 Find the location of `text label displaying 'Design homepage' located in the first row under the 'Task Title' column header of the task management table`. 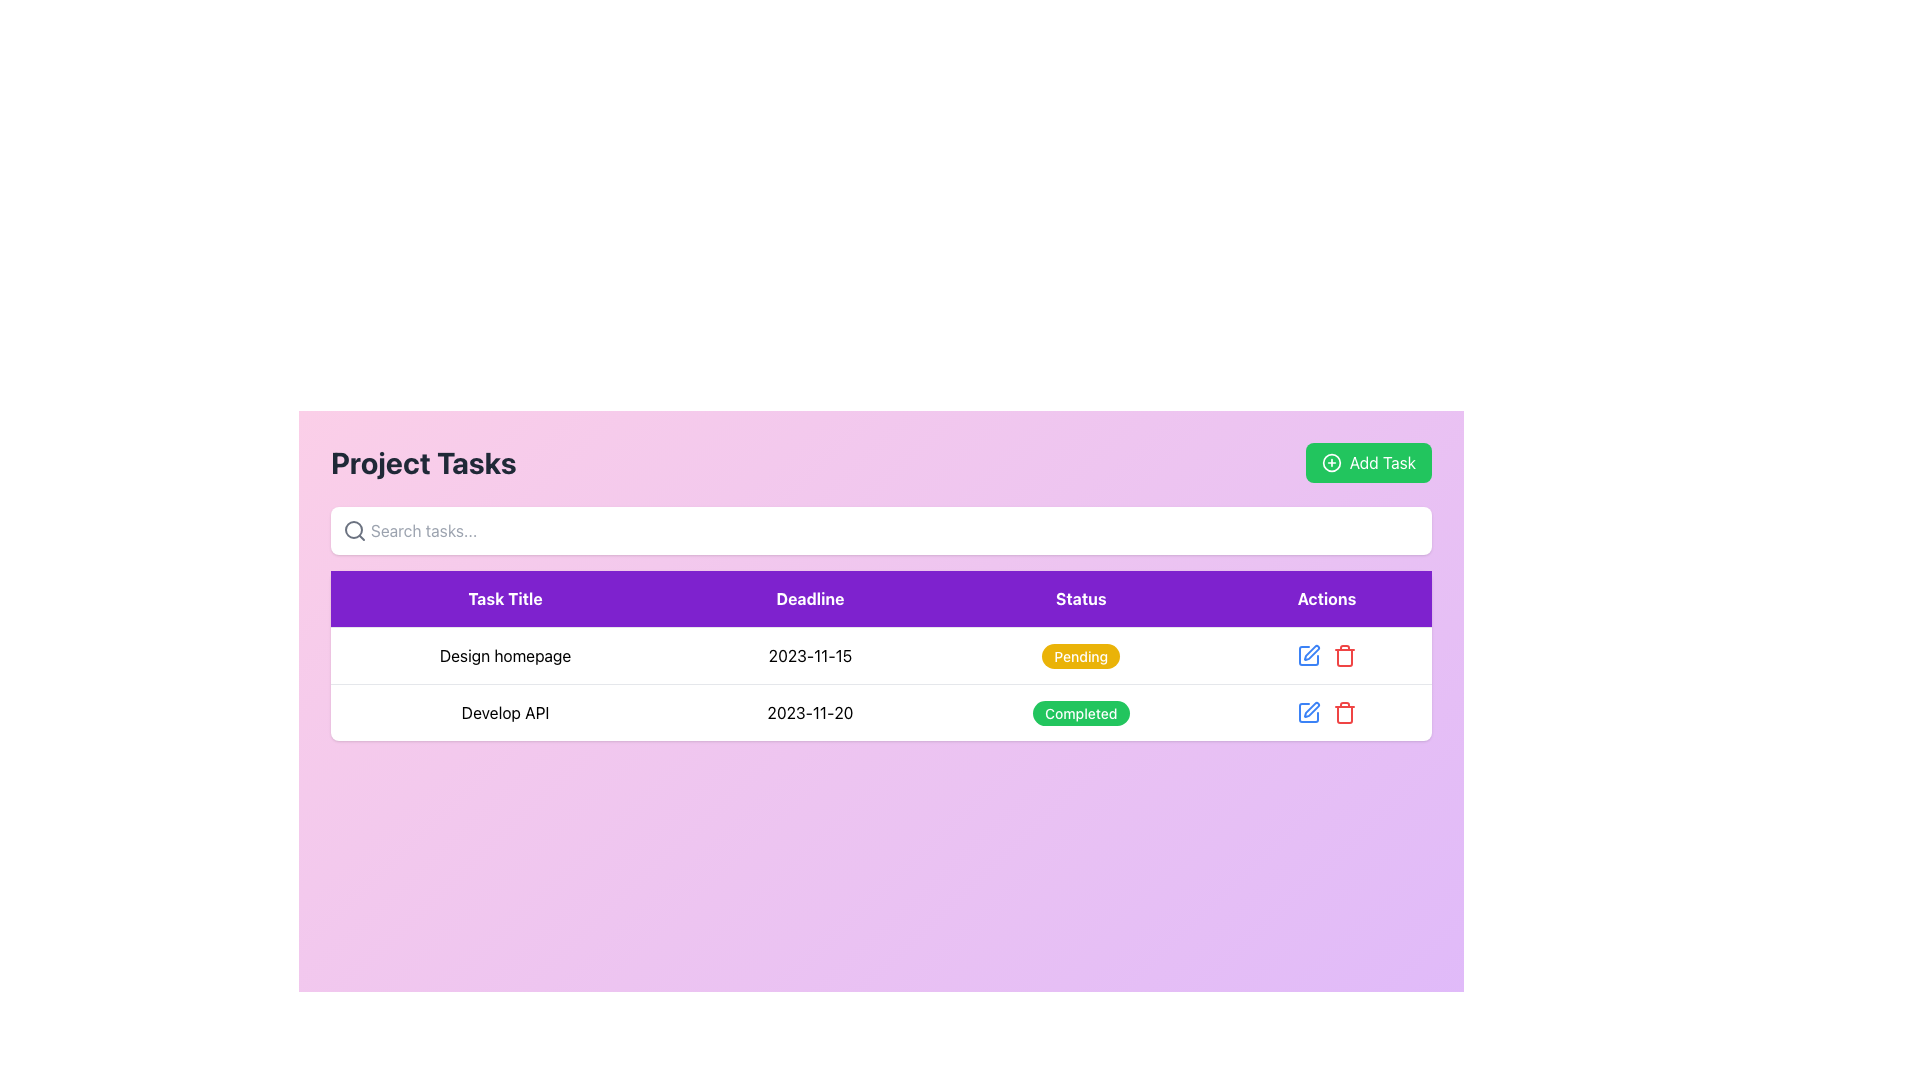

text label displaying 'Design homepage' located in the first row under the 'Task Title' column header of the task management table is located at coordinates (505, 655).